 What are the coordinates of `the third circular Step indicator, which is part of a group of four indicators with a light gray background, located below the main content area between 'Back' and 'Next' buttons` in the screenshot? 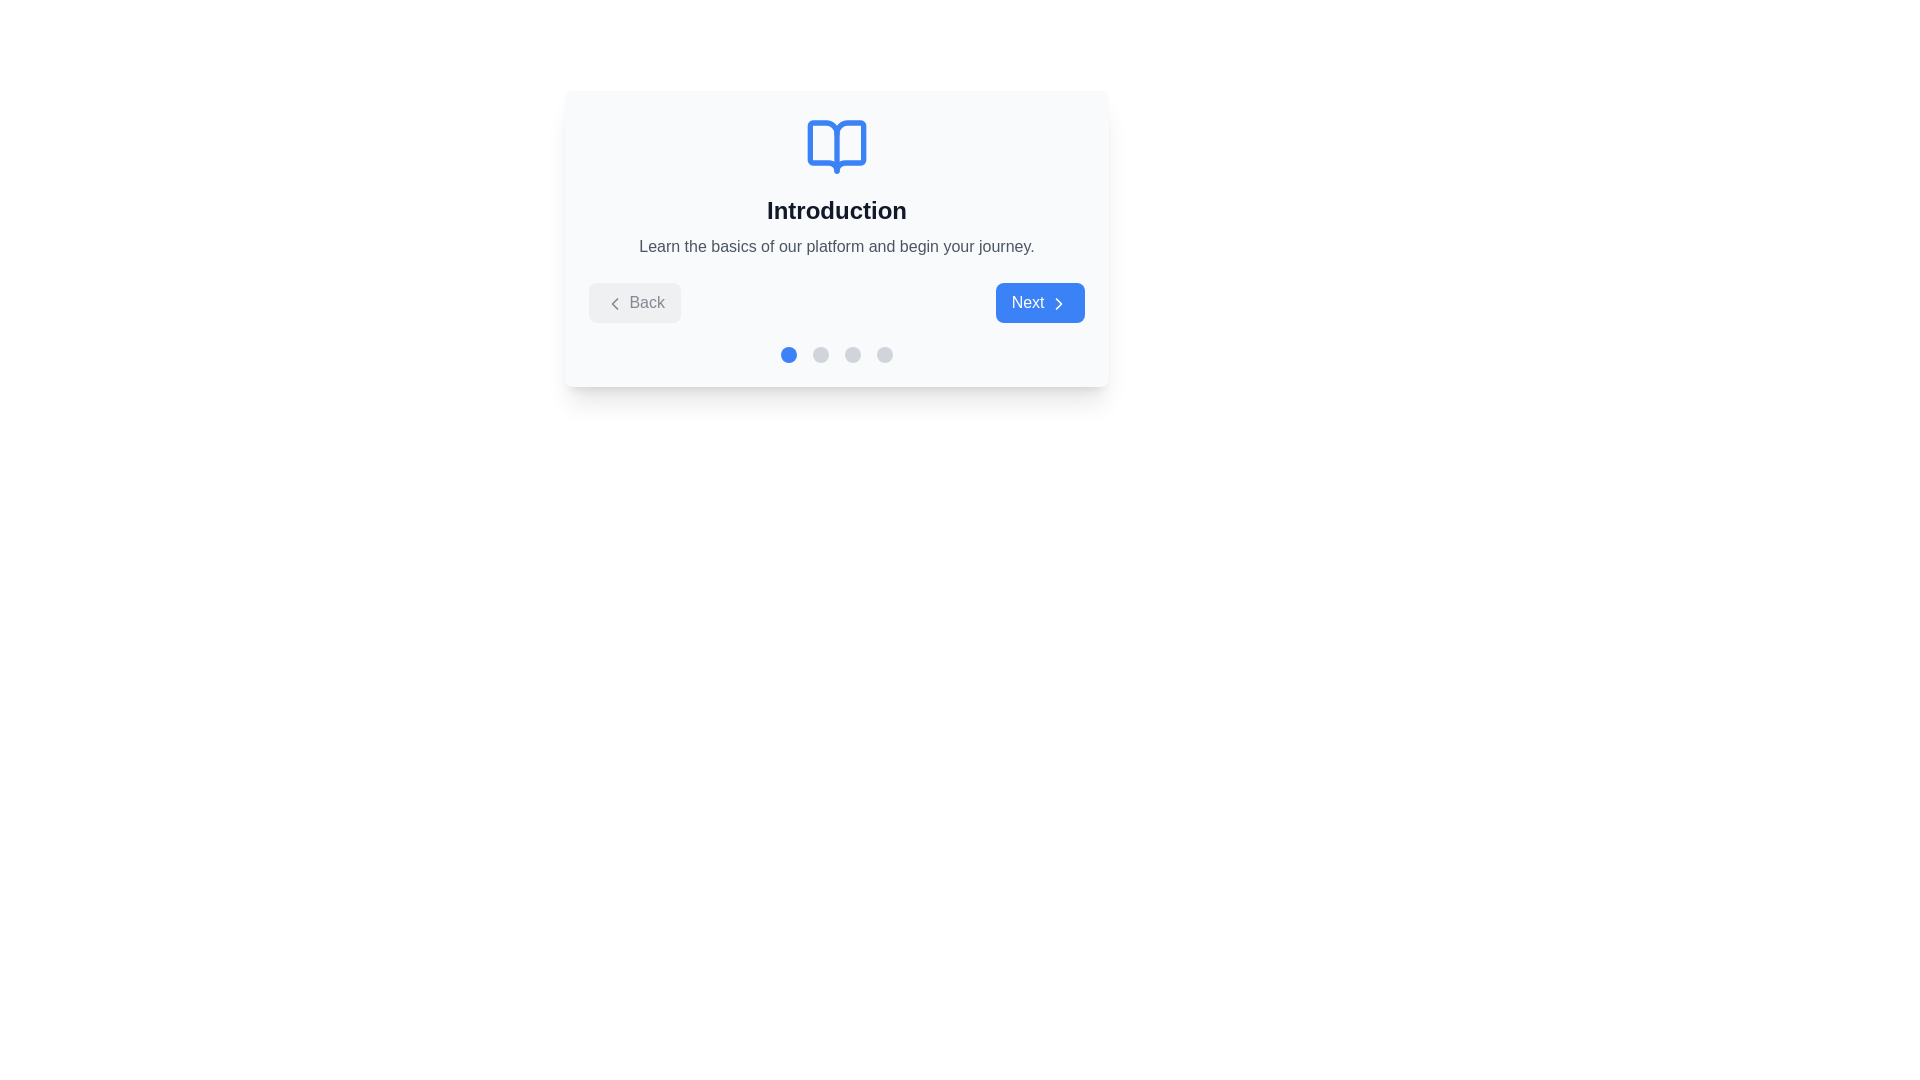 It's located at (853, 353).